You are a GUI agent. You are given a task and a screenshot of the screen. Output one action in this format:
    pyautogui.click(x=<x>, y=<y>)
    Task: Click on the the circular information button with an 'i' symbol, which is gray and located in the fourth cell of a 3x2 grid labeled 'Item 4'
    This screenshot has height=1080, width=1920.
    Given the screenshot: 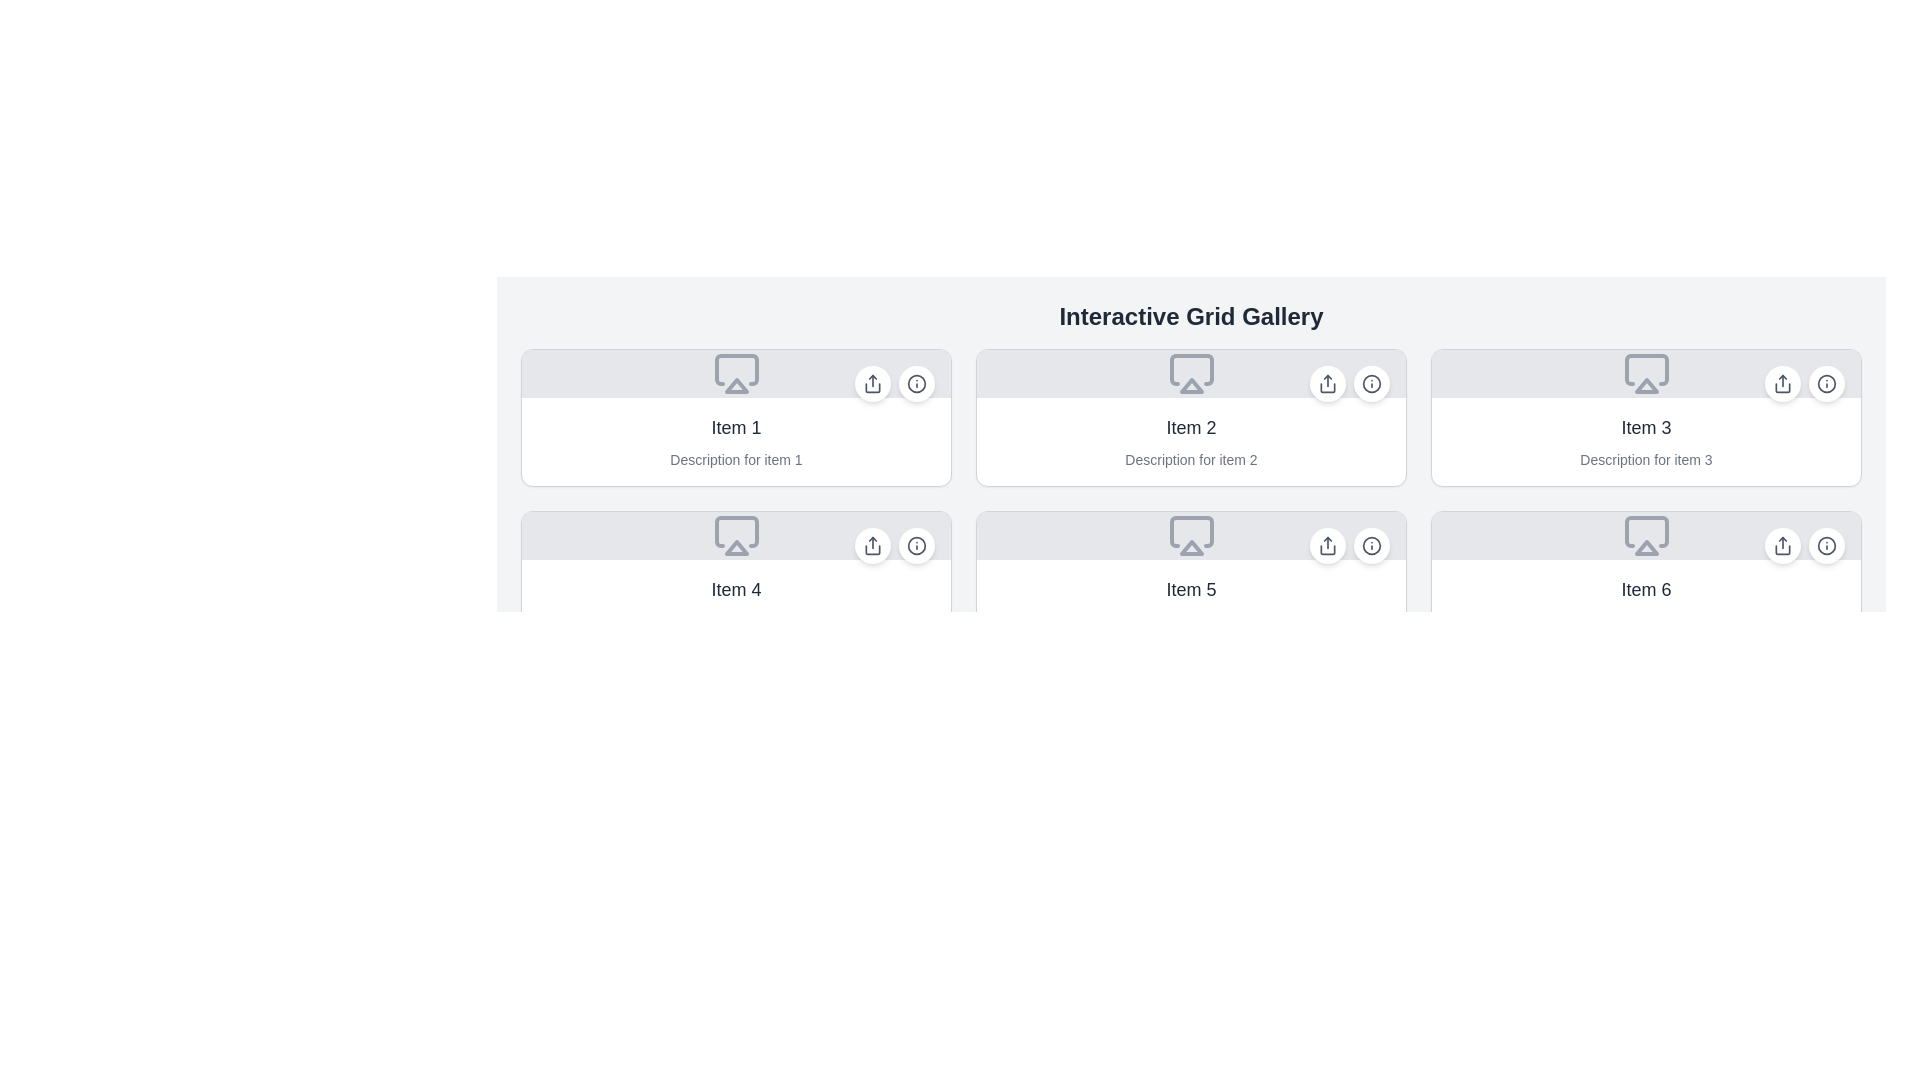 What is the action you would take?
    pyautogui.click(x=915, y=546)
    